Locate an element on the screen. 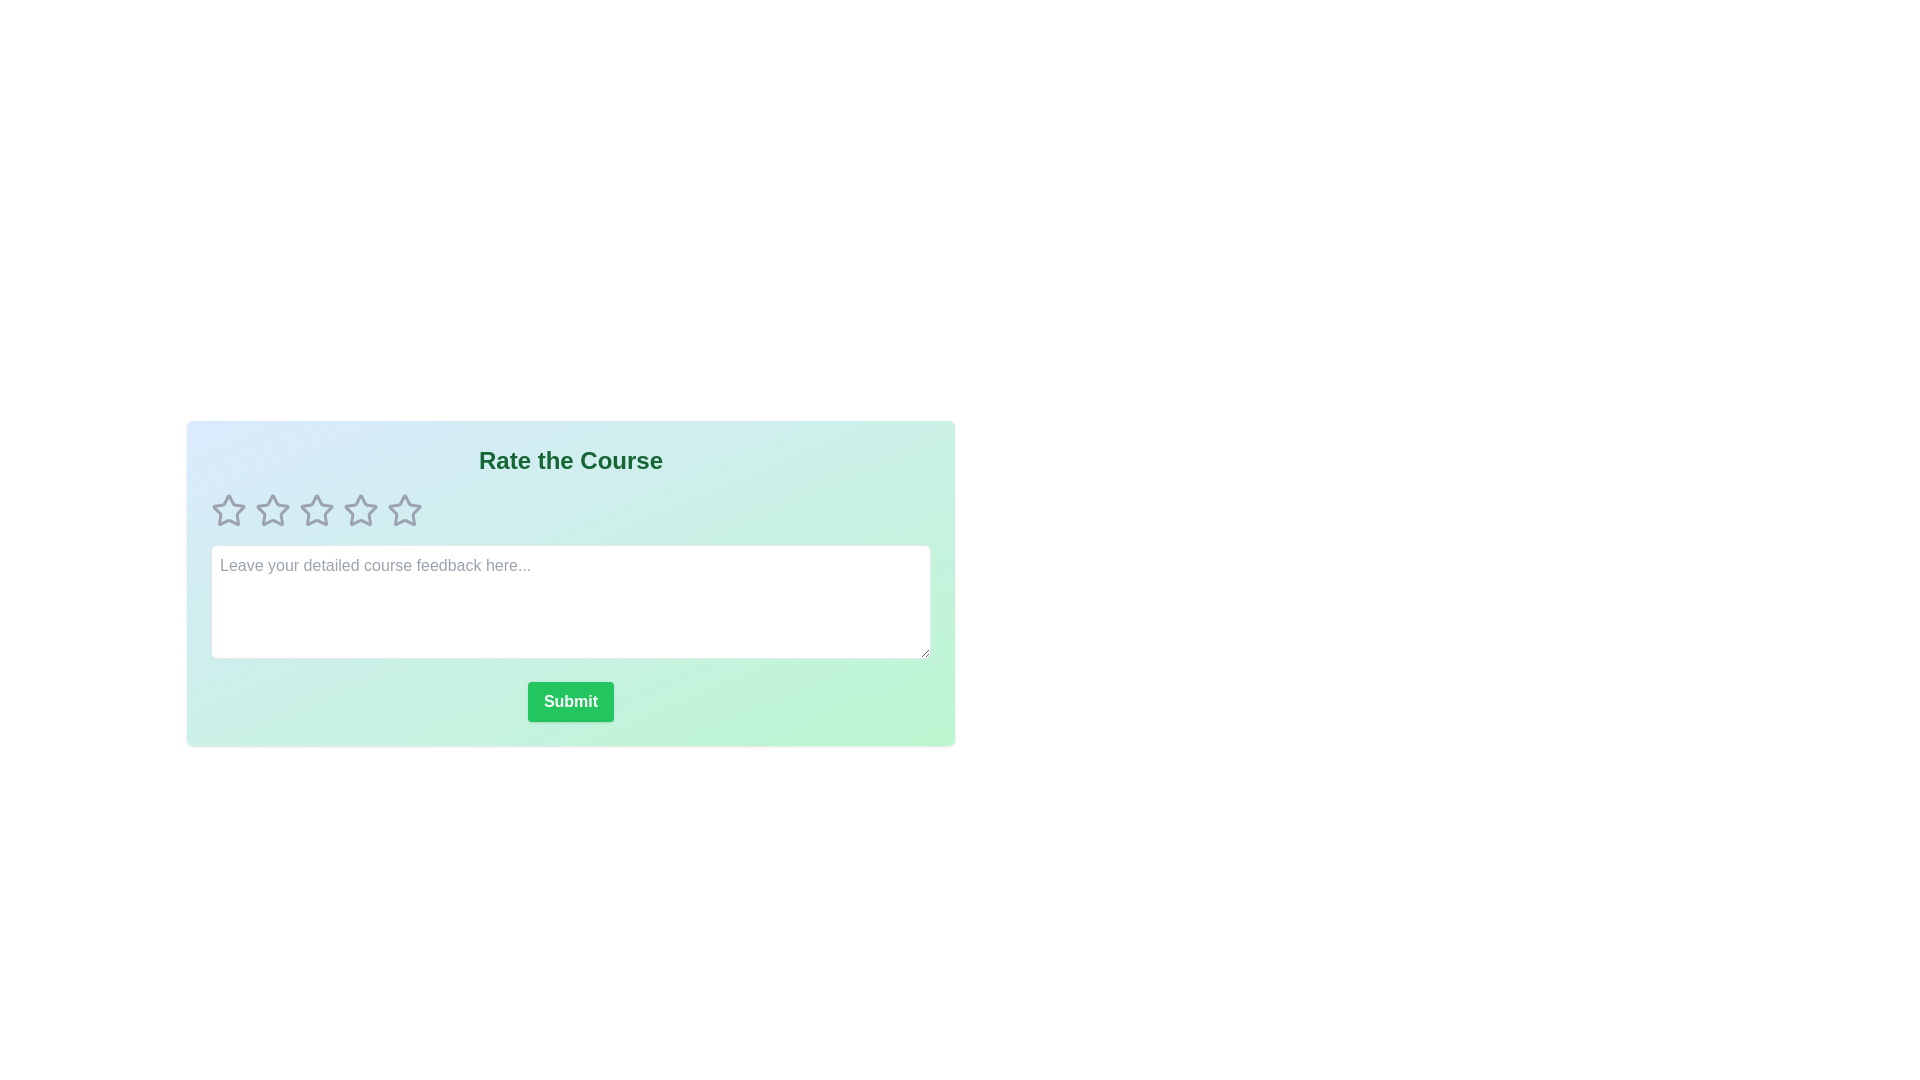 This screenshot has width=1920, height=1080. the course rating to 5 stars by clicking on the corresponding star is located at coordinates (403, 509).